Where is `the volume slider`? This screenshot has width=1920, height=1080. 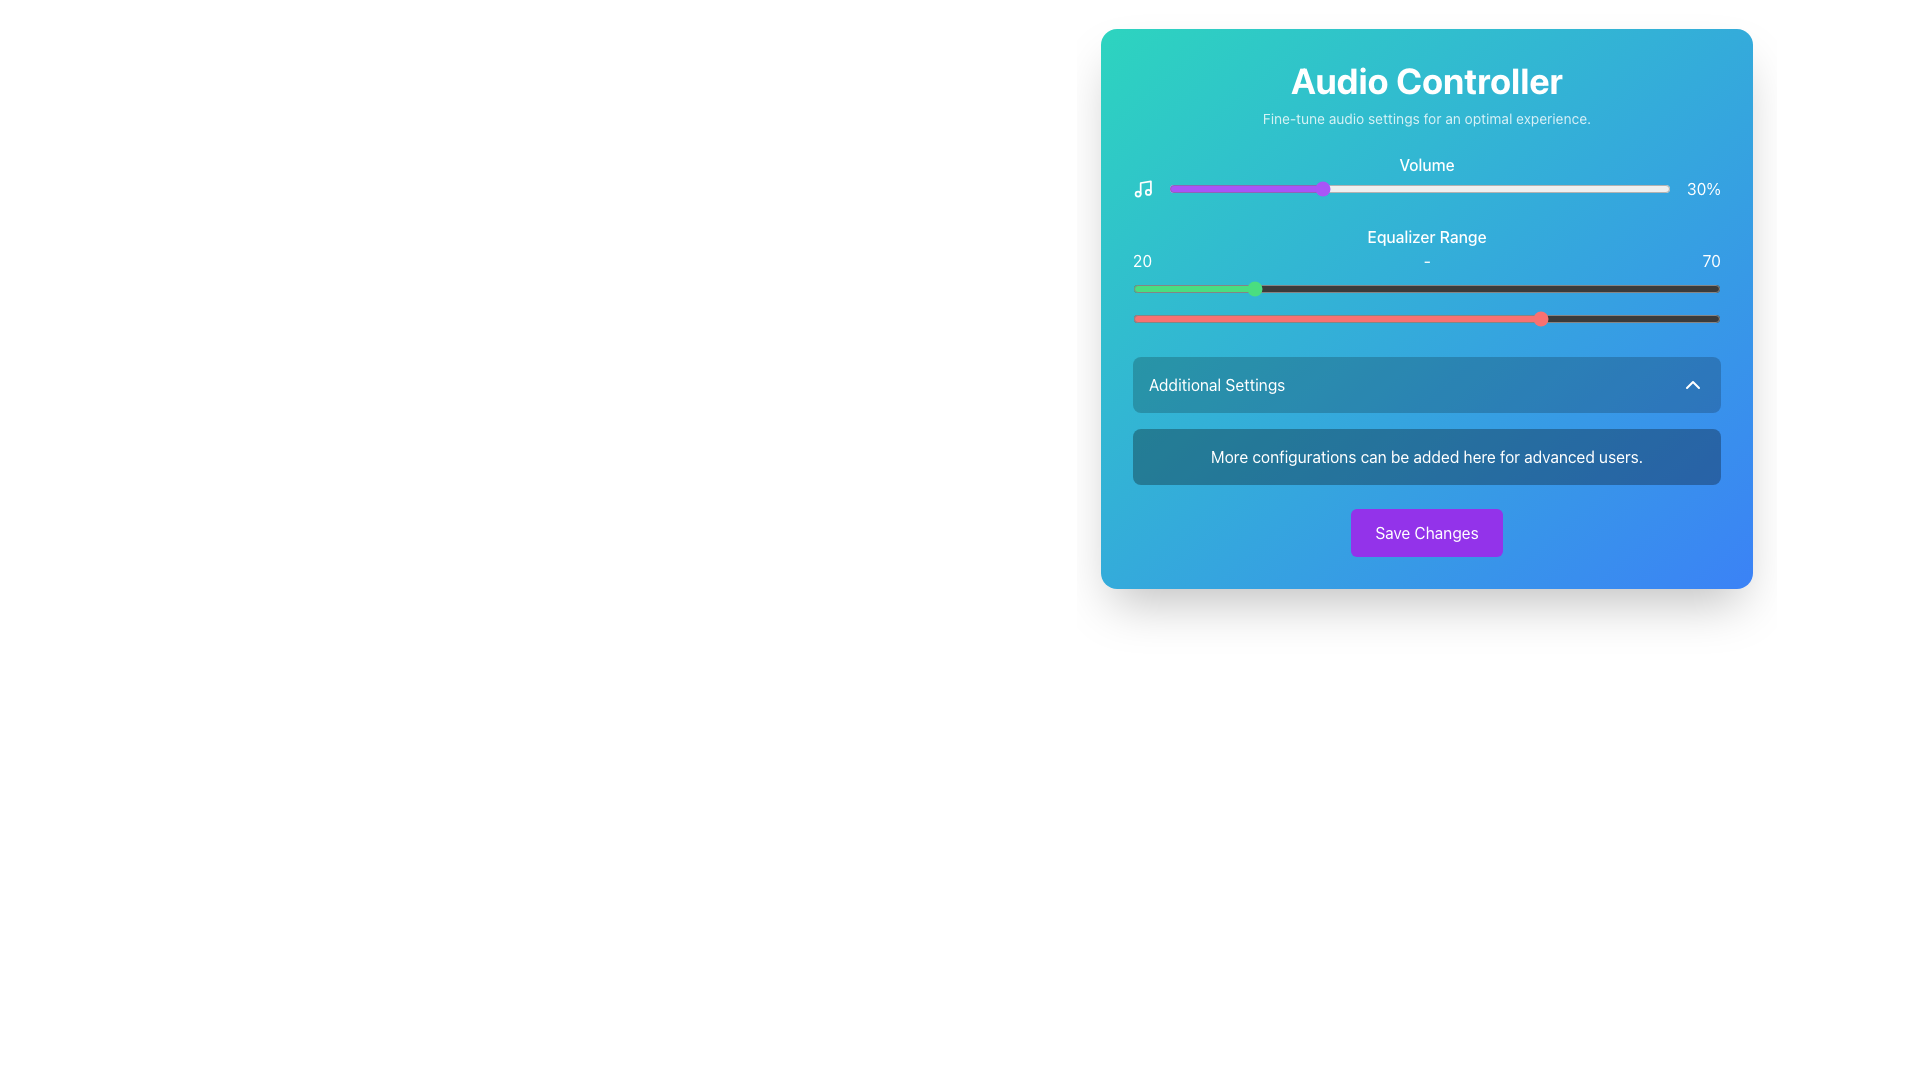
the volume slider is located at coordinates (1383, 189).